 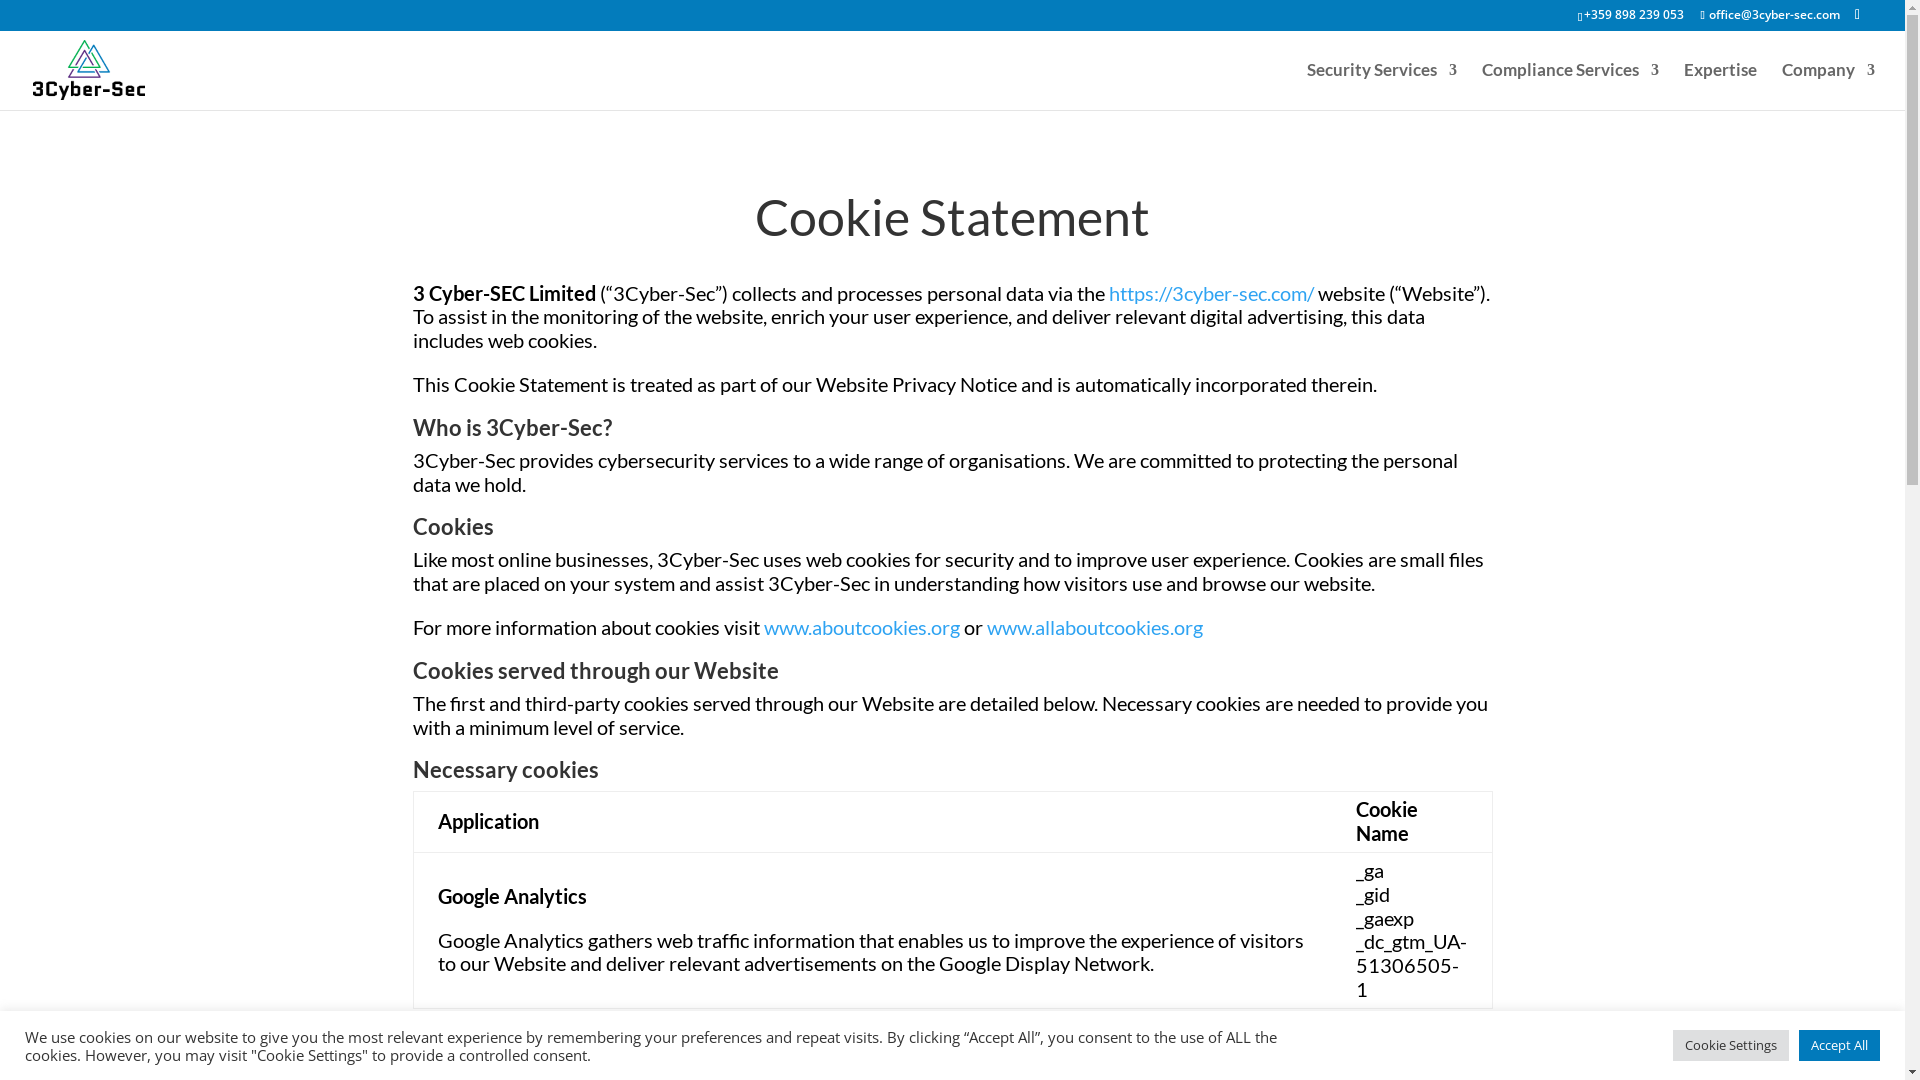 What do you see at coordinates (1107, 293) in the screenshot?
I see `'https://3cyber-sec.com/'` at bounding box center [1107, 293].